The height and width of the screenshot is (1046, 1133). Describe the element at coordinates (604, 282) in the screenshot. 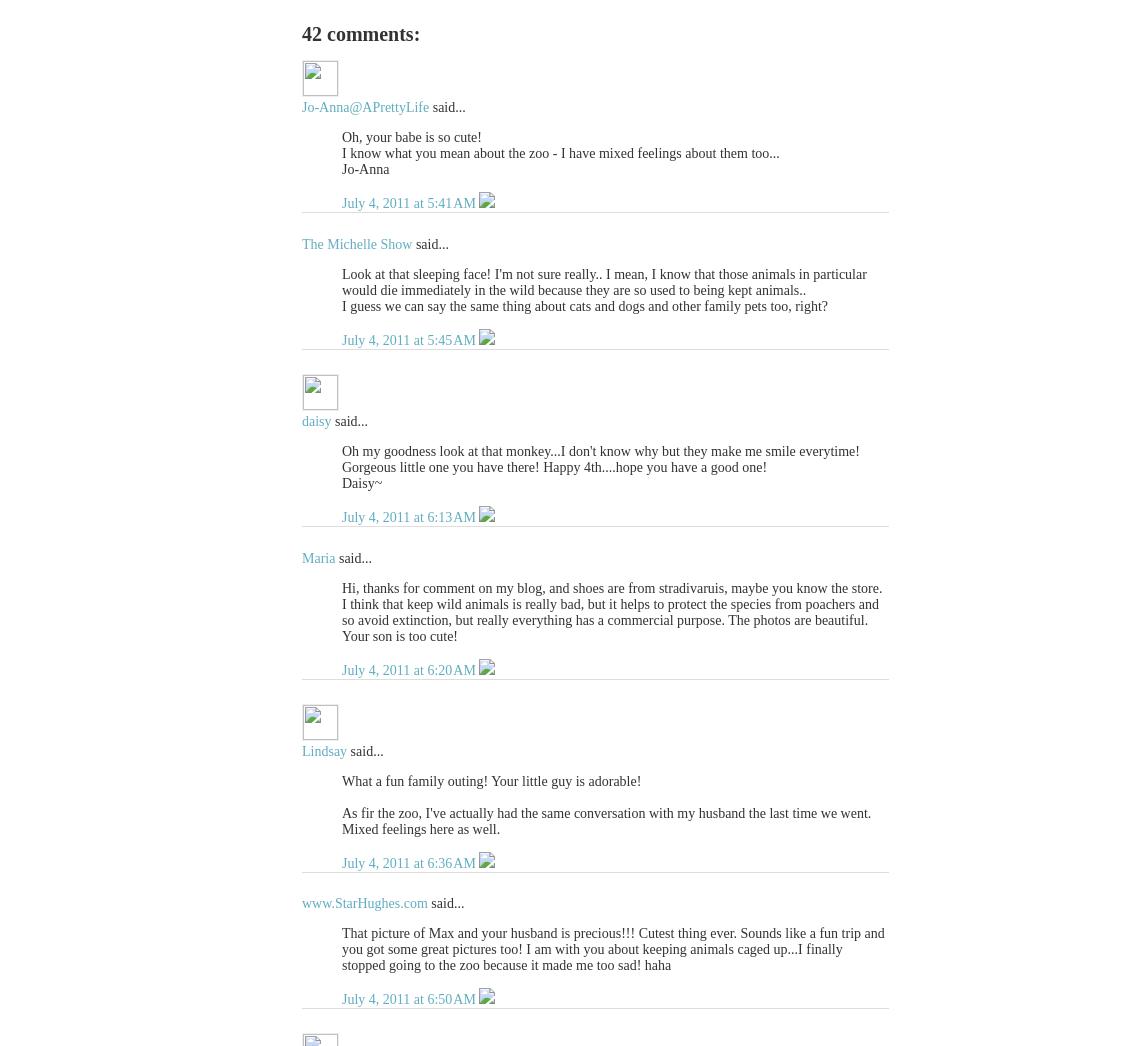

I see `'Look at that sleeping face! I'm not sure really.. I mean, I know that those animals in particular would die immediately in the wild because they are so used to being kept animals..'` at that location.